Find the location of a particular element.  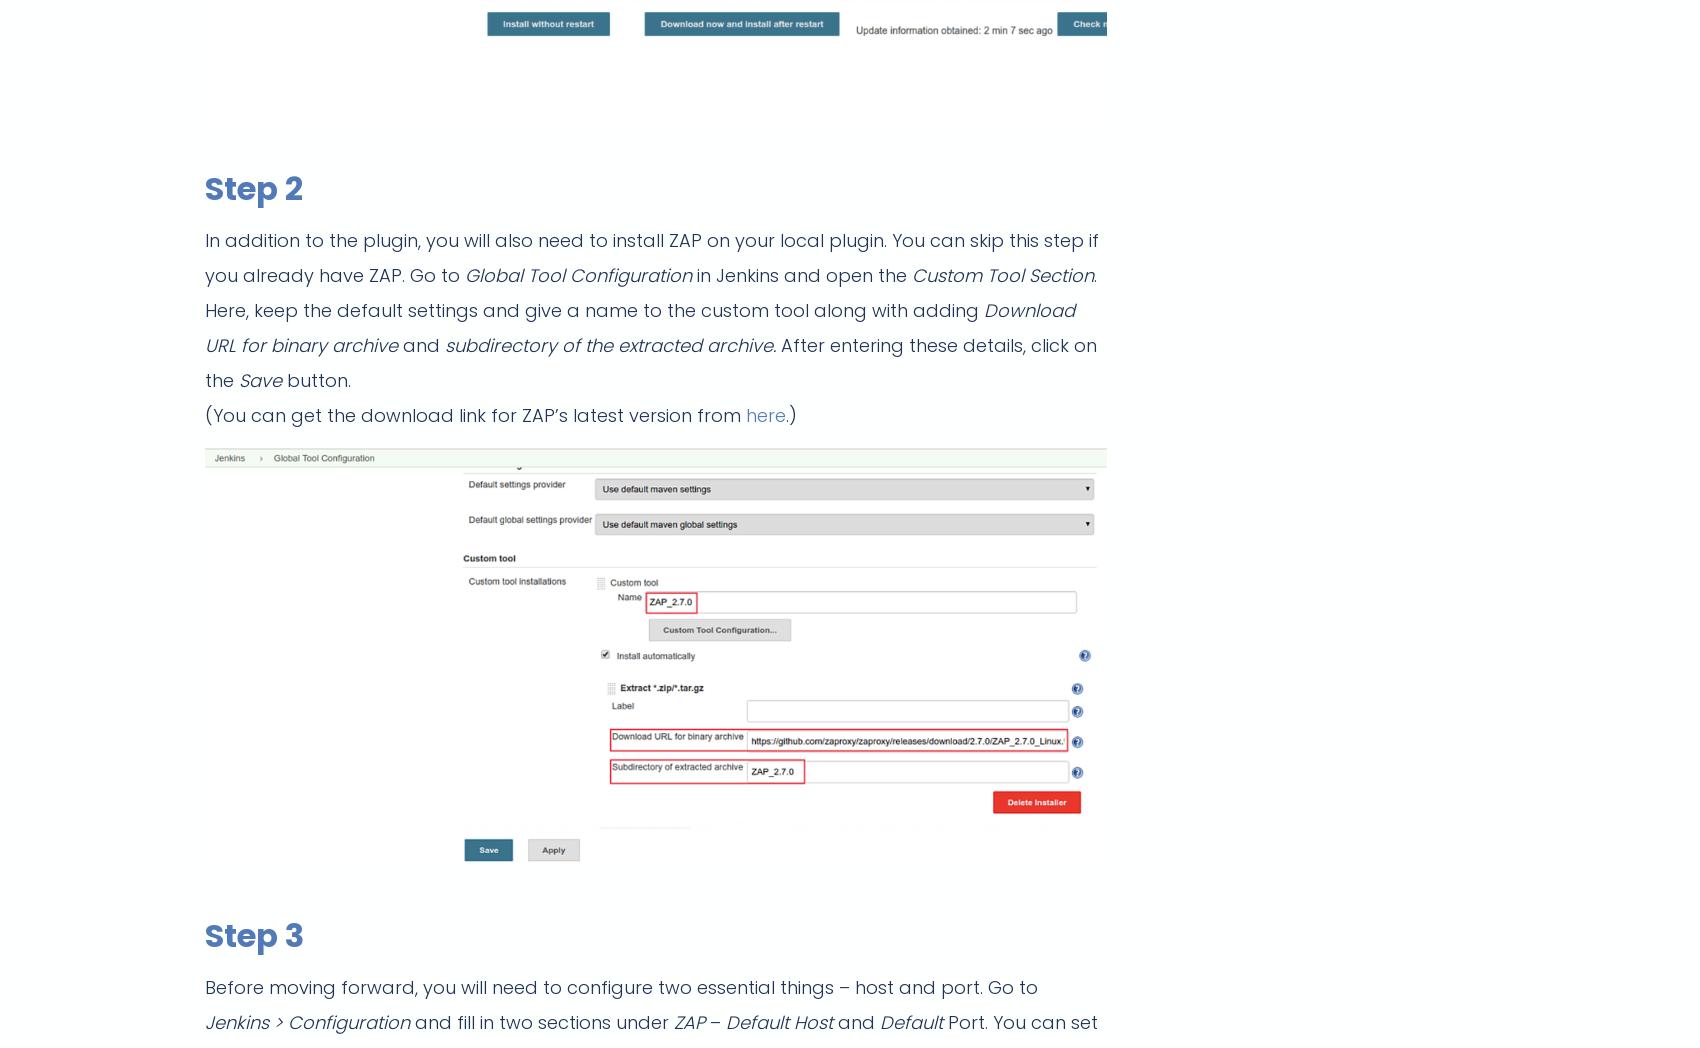

'Custom Tool Section' is located at coordinates (912, 274).